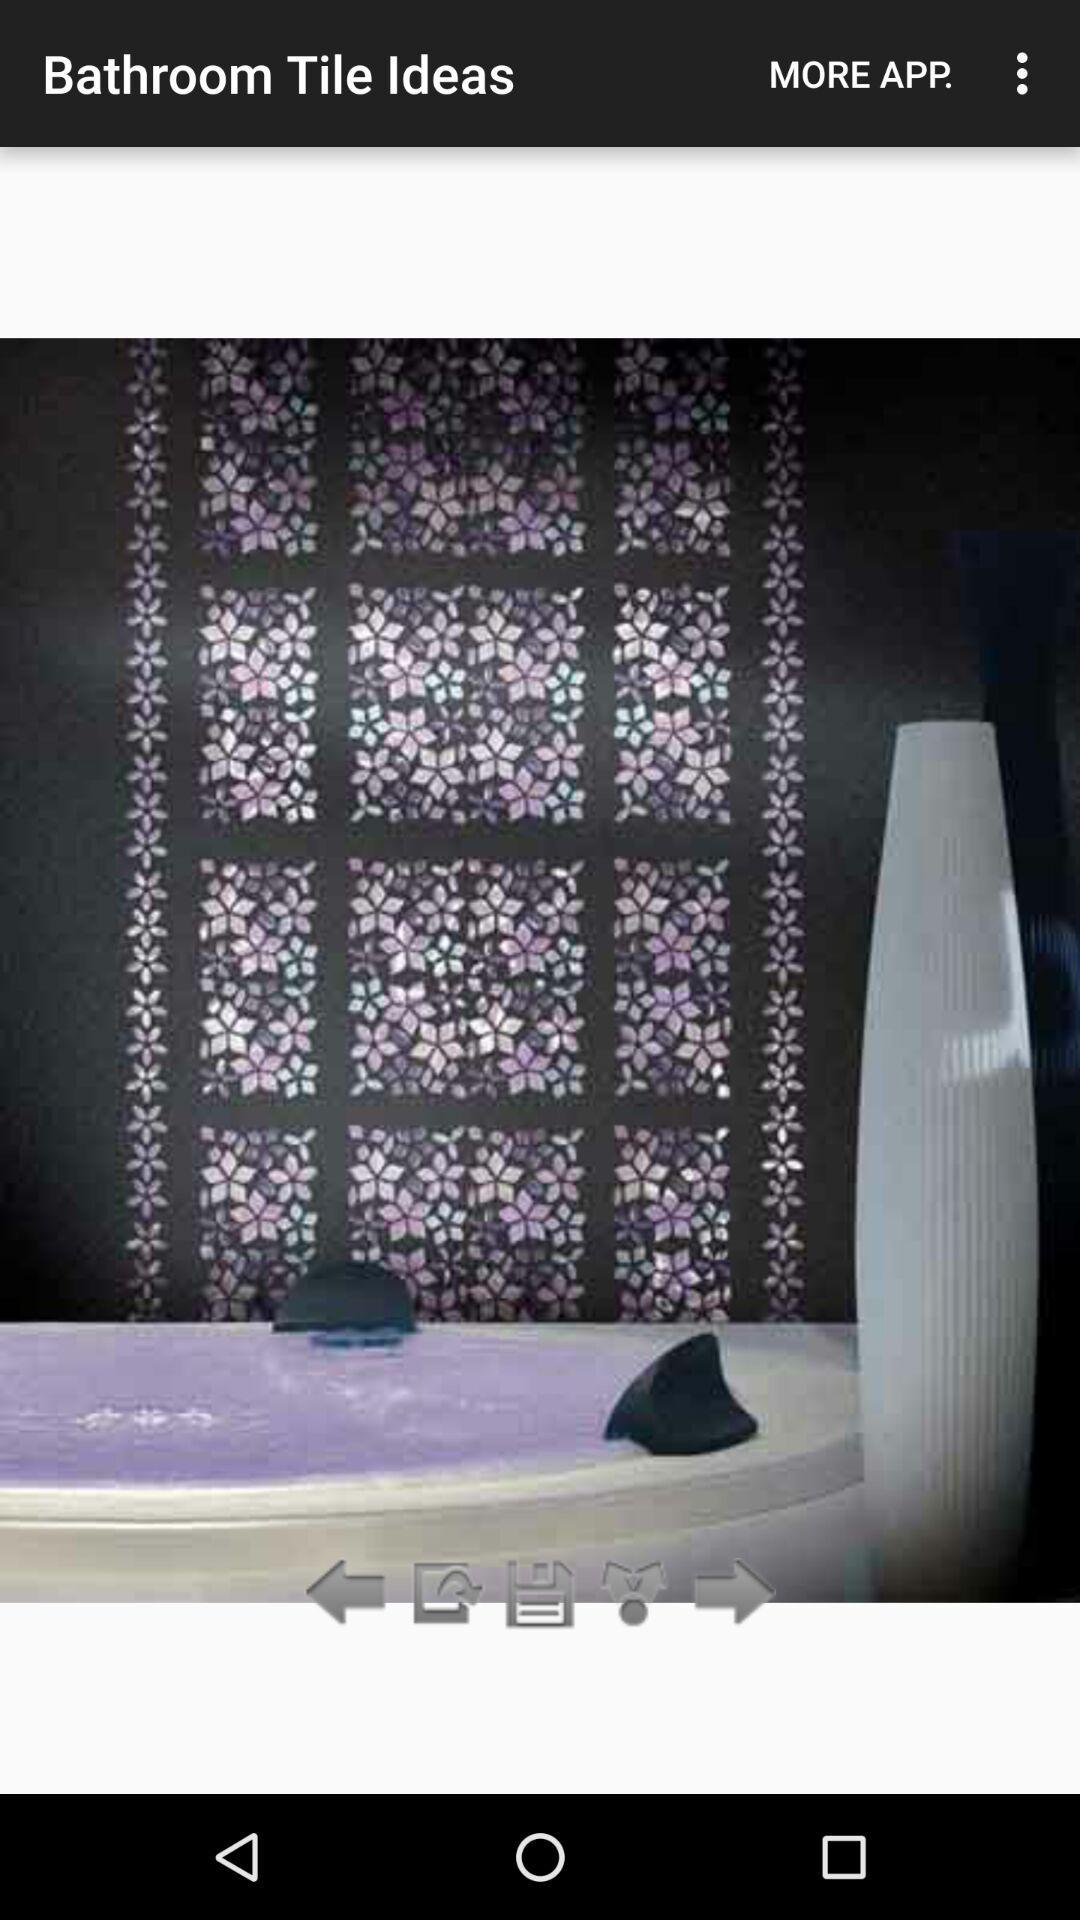 The height and width of the screenshot is (1920, 1080). Describe the element at coordinates (444, 1593) in the screenshot. I see `export photo` at that location.